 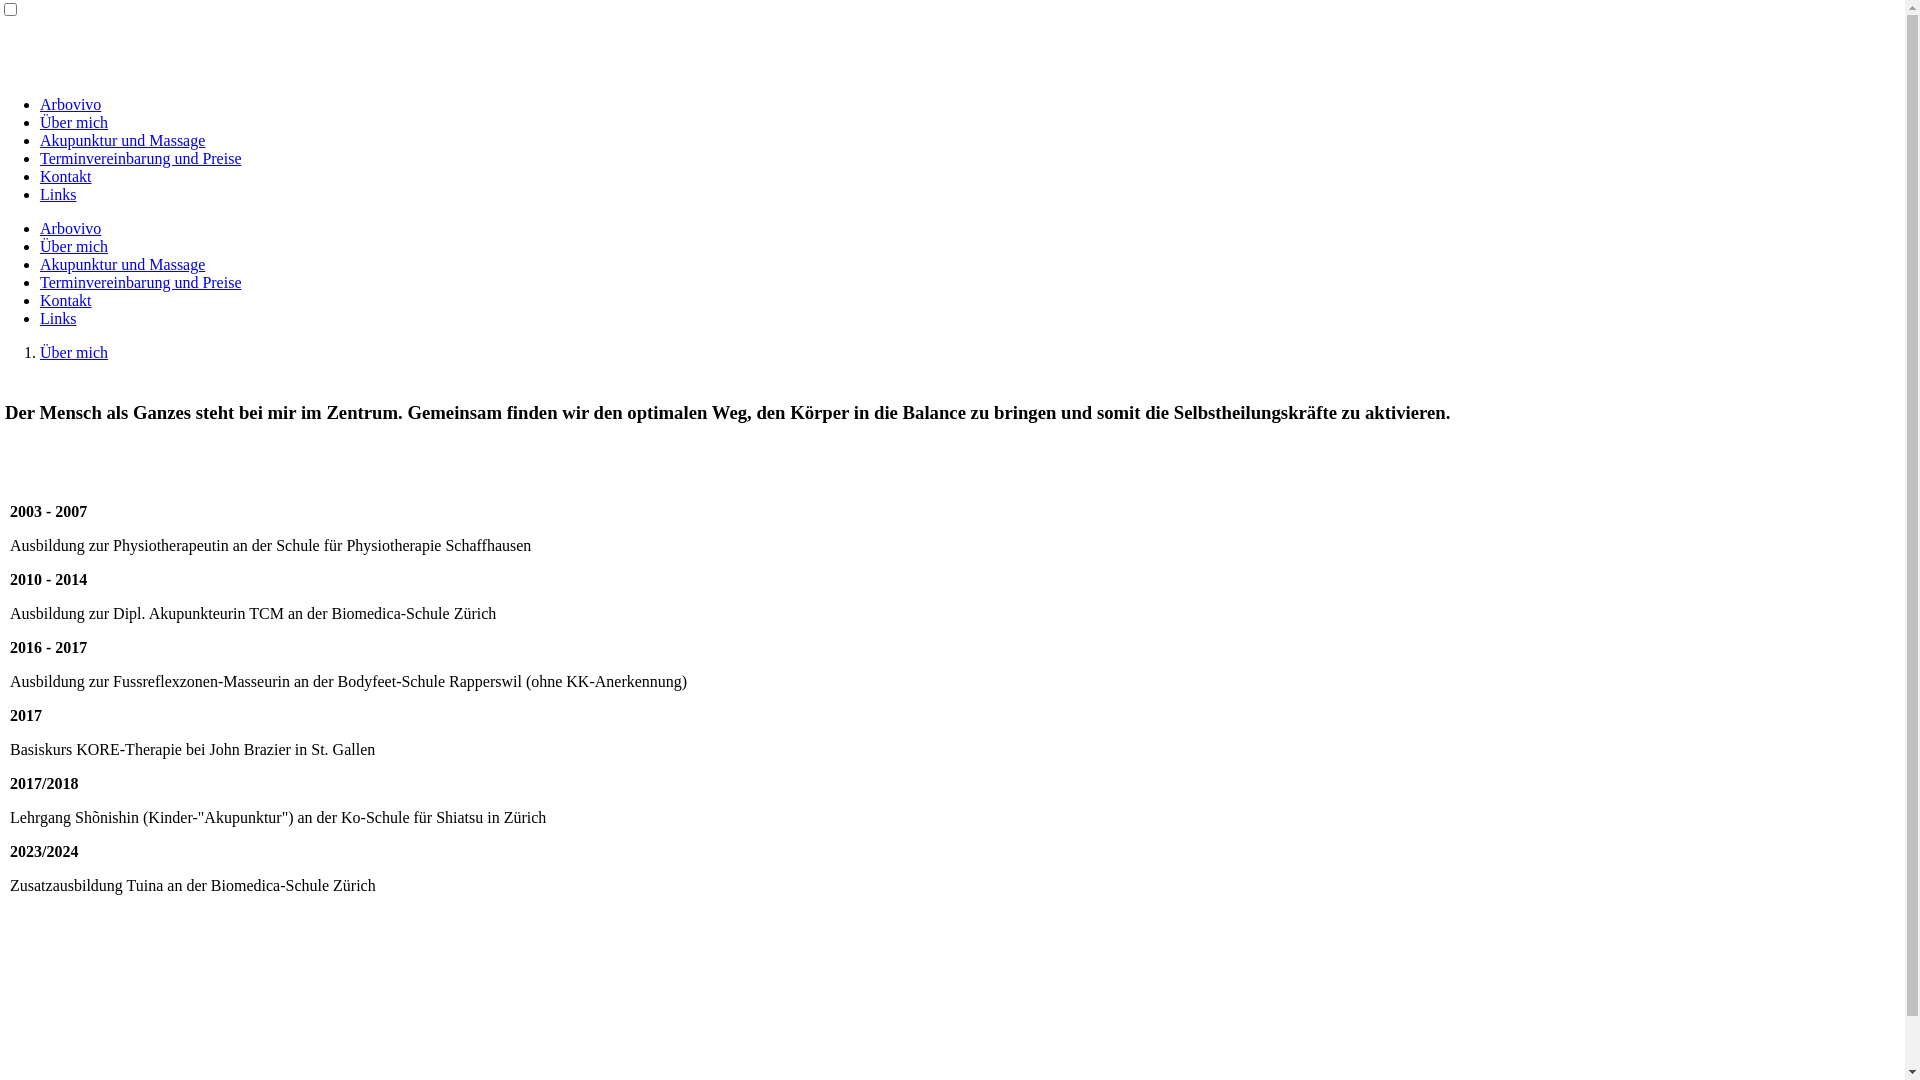 I want to click on 'Arbovivo', so click(x=70, y=104).